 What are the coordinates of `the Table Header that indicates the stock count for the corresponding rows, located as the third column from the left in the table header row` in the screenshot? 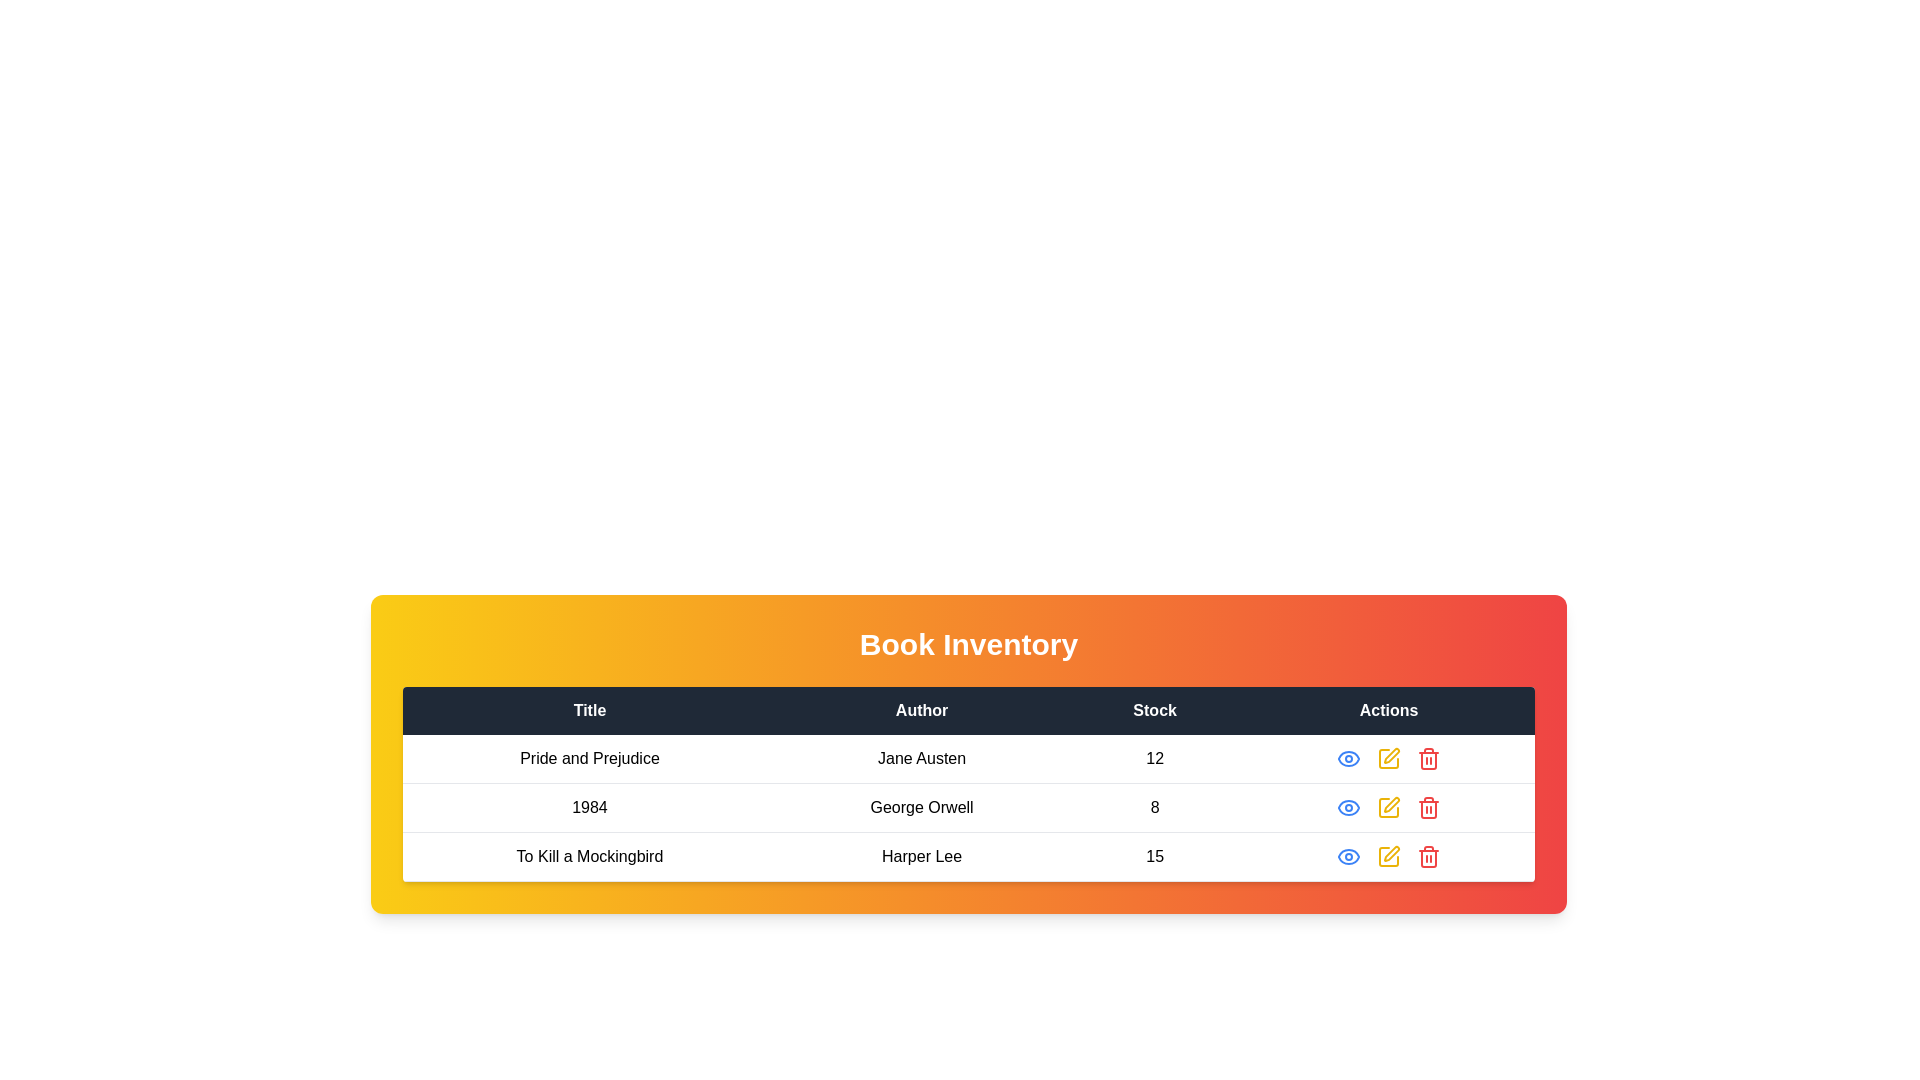 It's located at (1155, 709).